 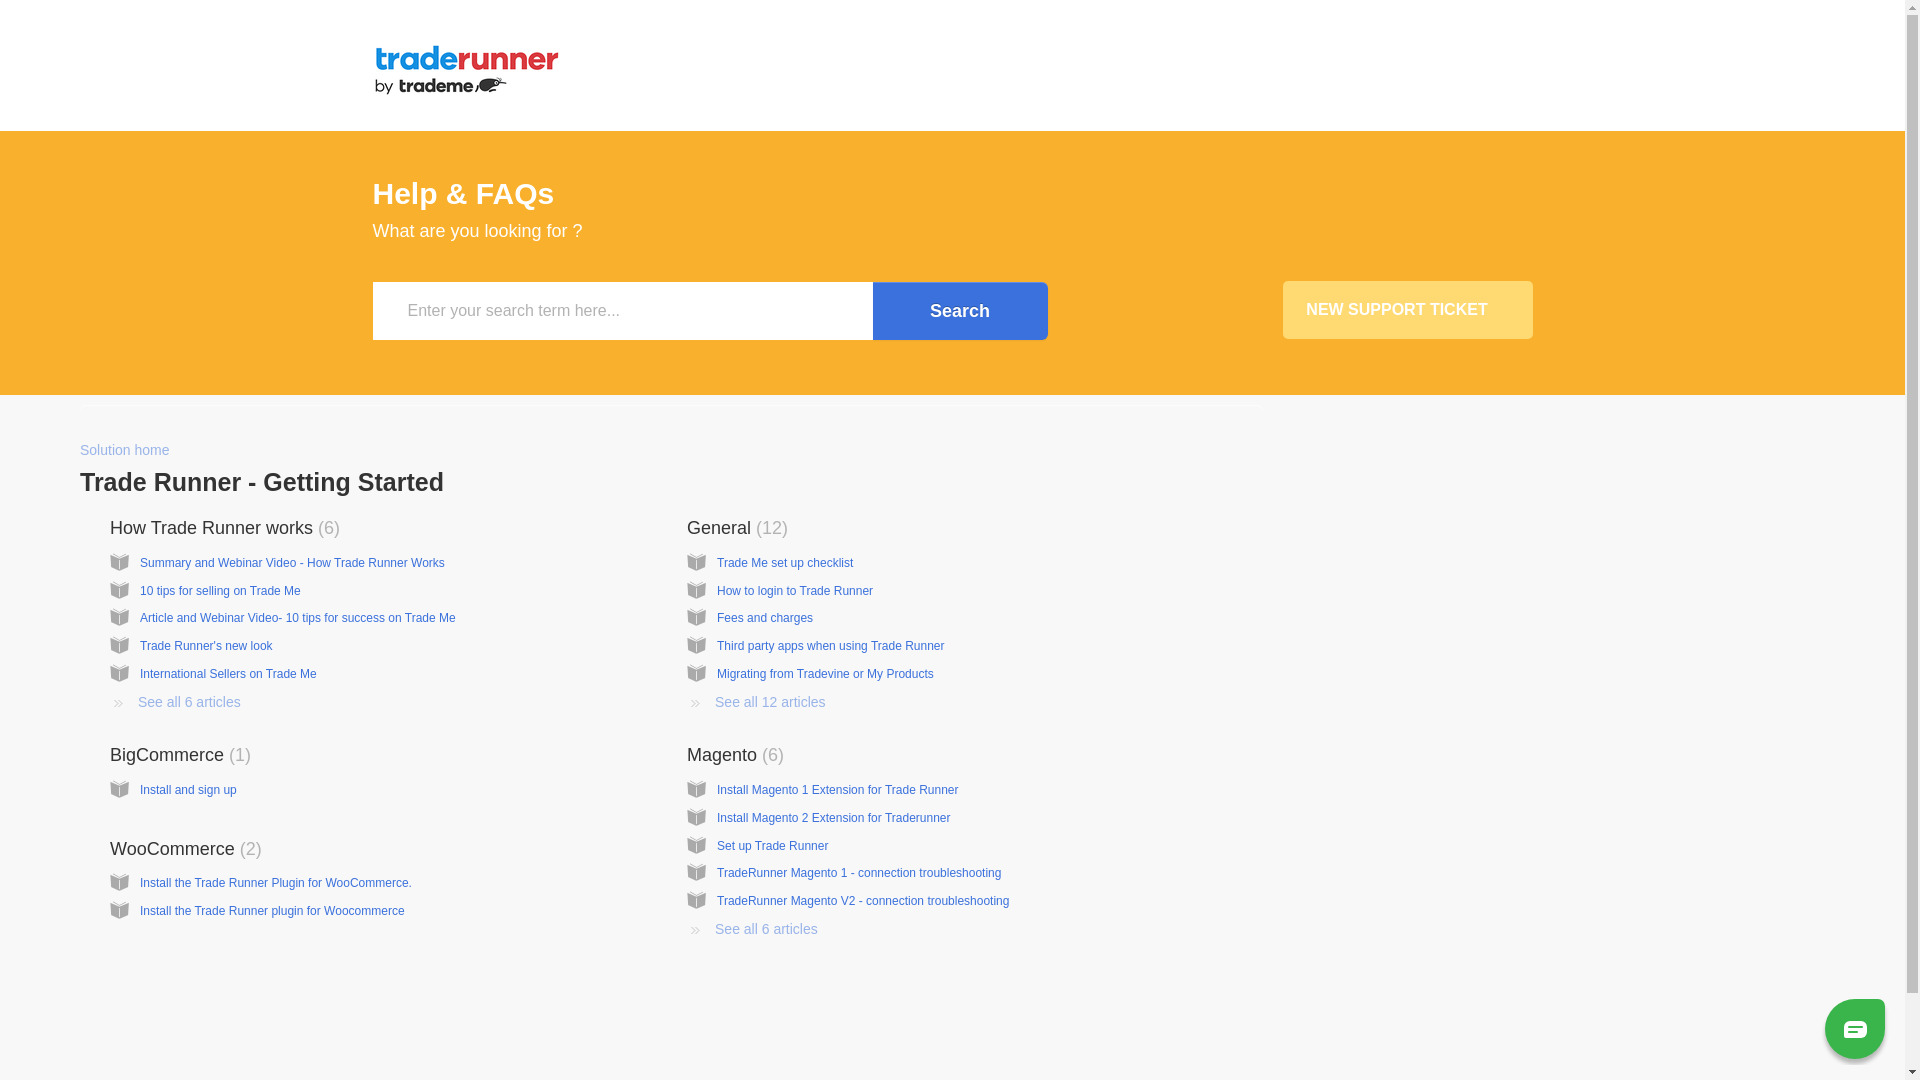 I want to click on 'Third party apps when using Trade Runner', so click(x=830, y=645).